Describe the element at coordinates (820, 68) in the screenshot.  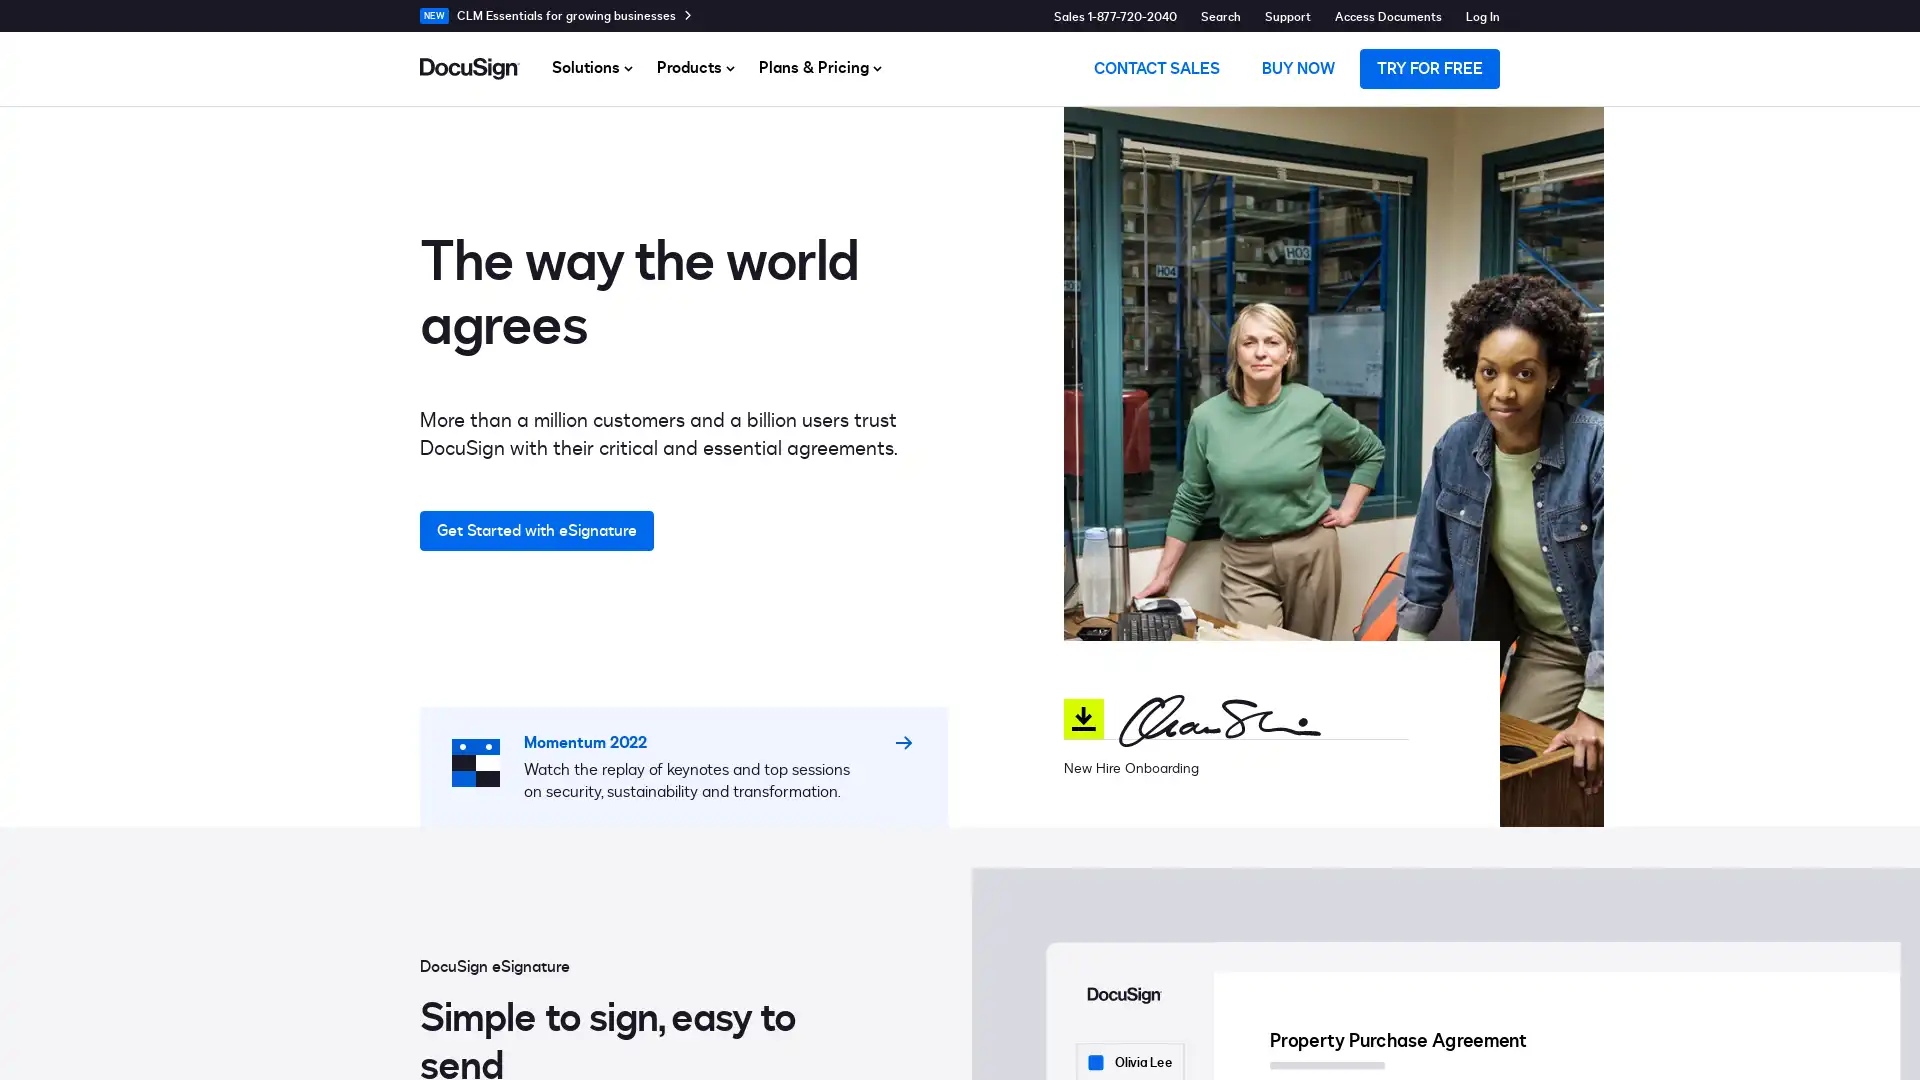
I see `Plans & Pricing` at that location.